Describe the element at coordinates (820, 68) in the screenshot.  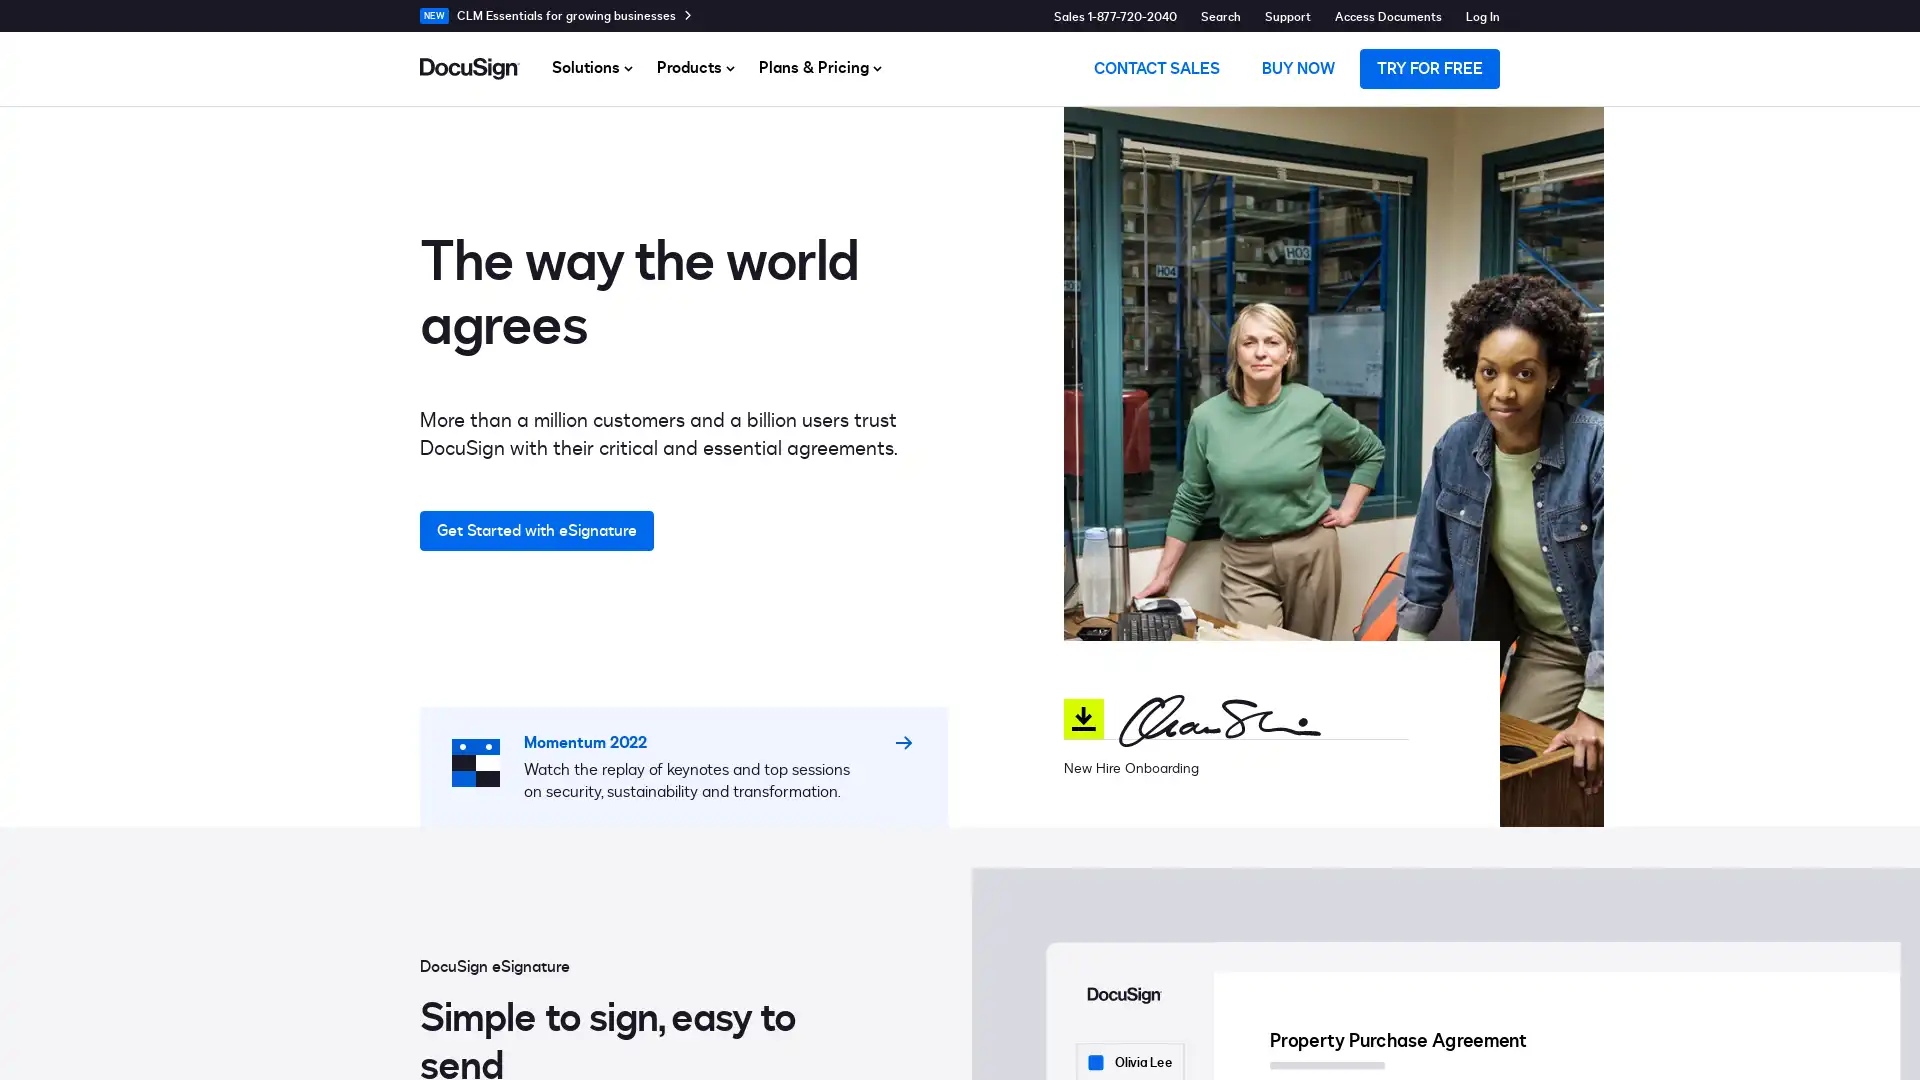
I see `Plans & Pricing` at that location.